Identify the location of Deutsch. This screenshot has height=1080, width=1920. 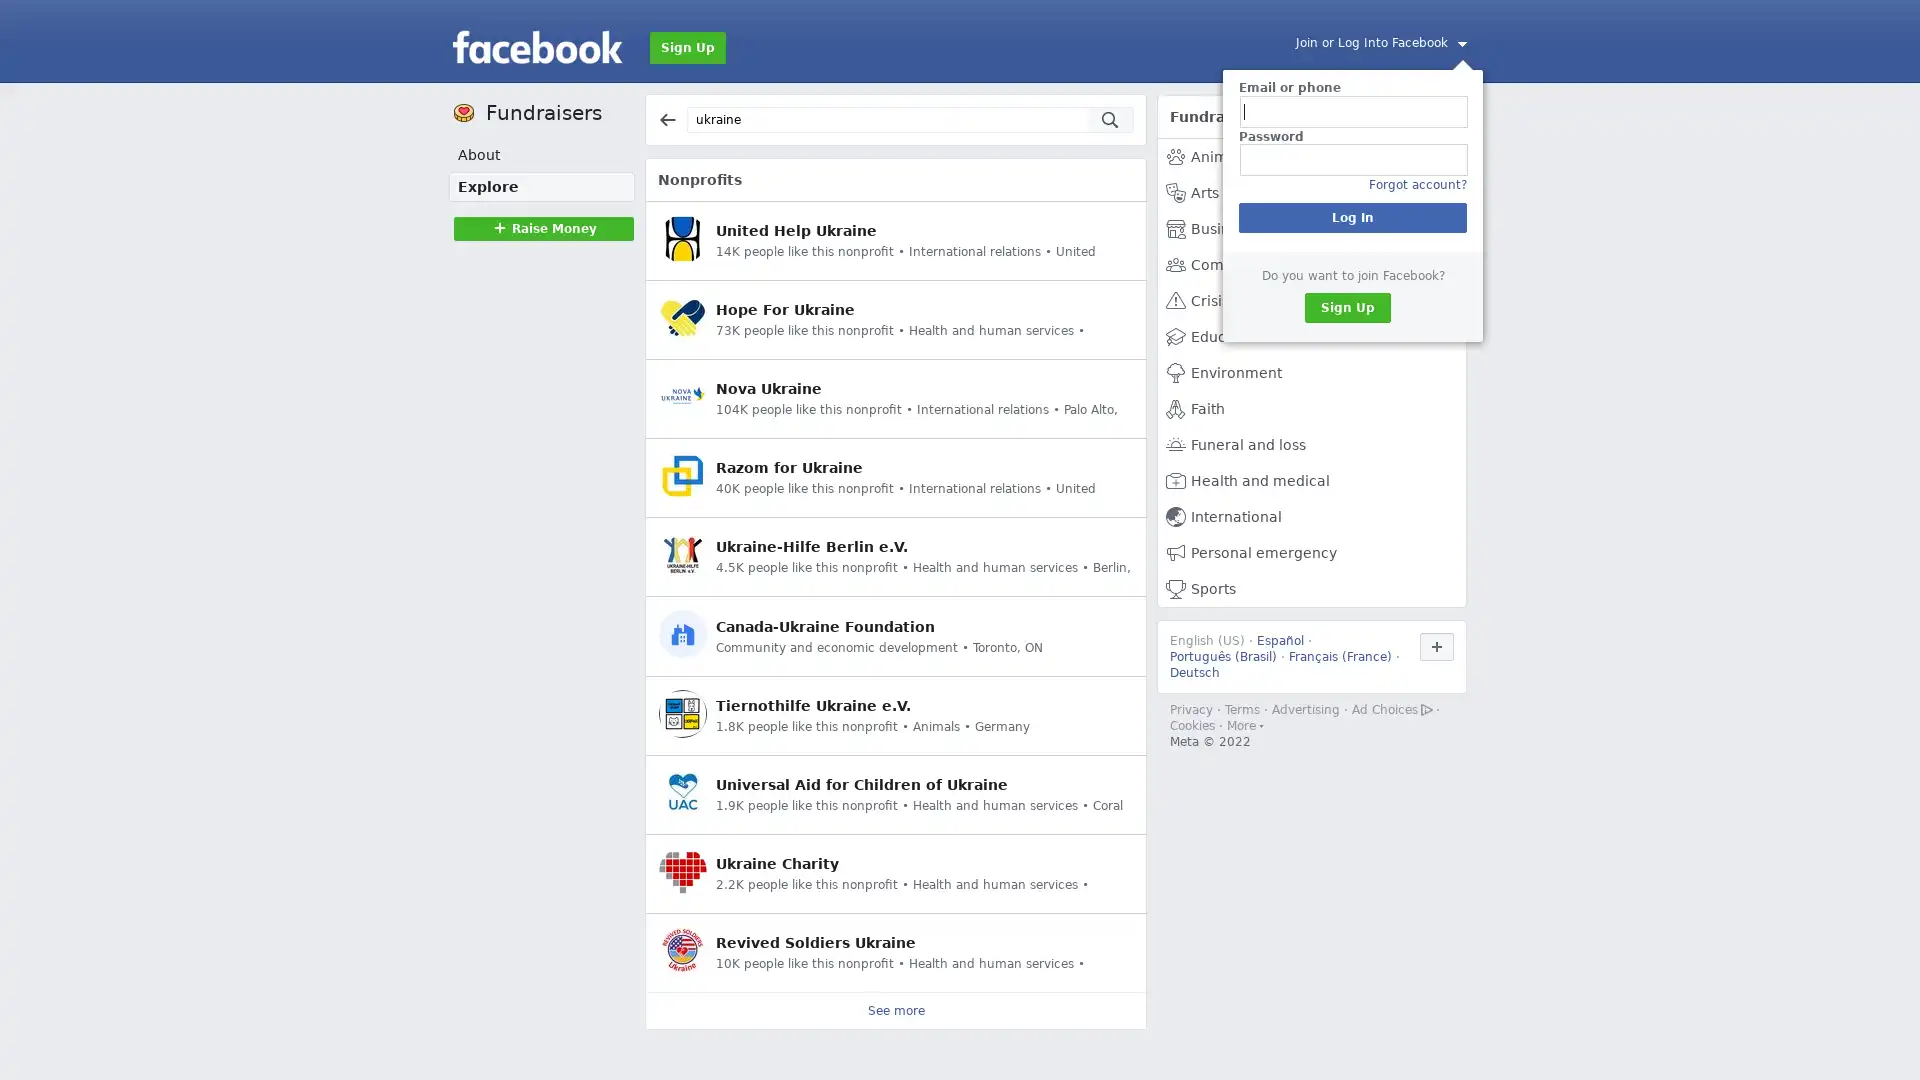
(1195, 672).